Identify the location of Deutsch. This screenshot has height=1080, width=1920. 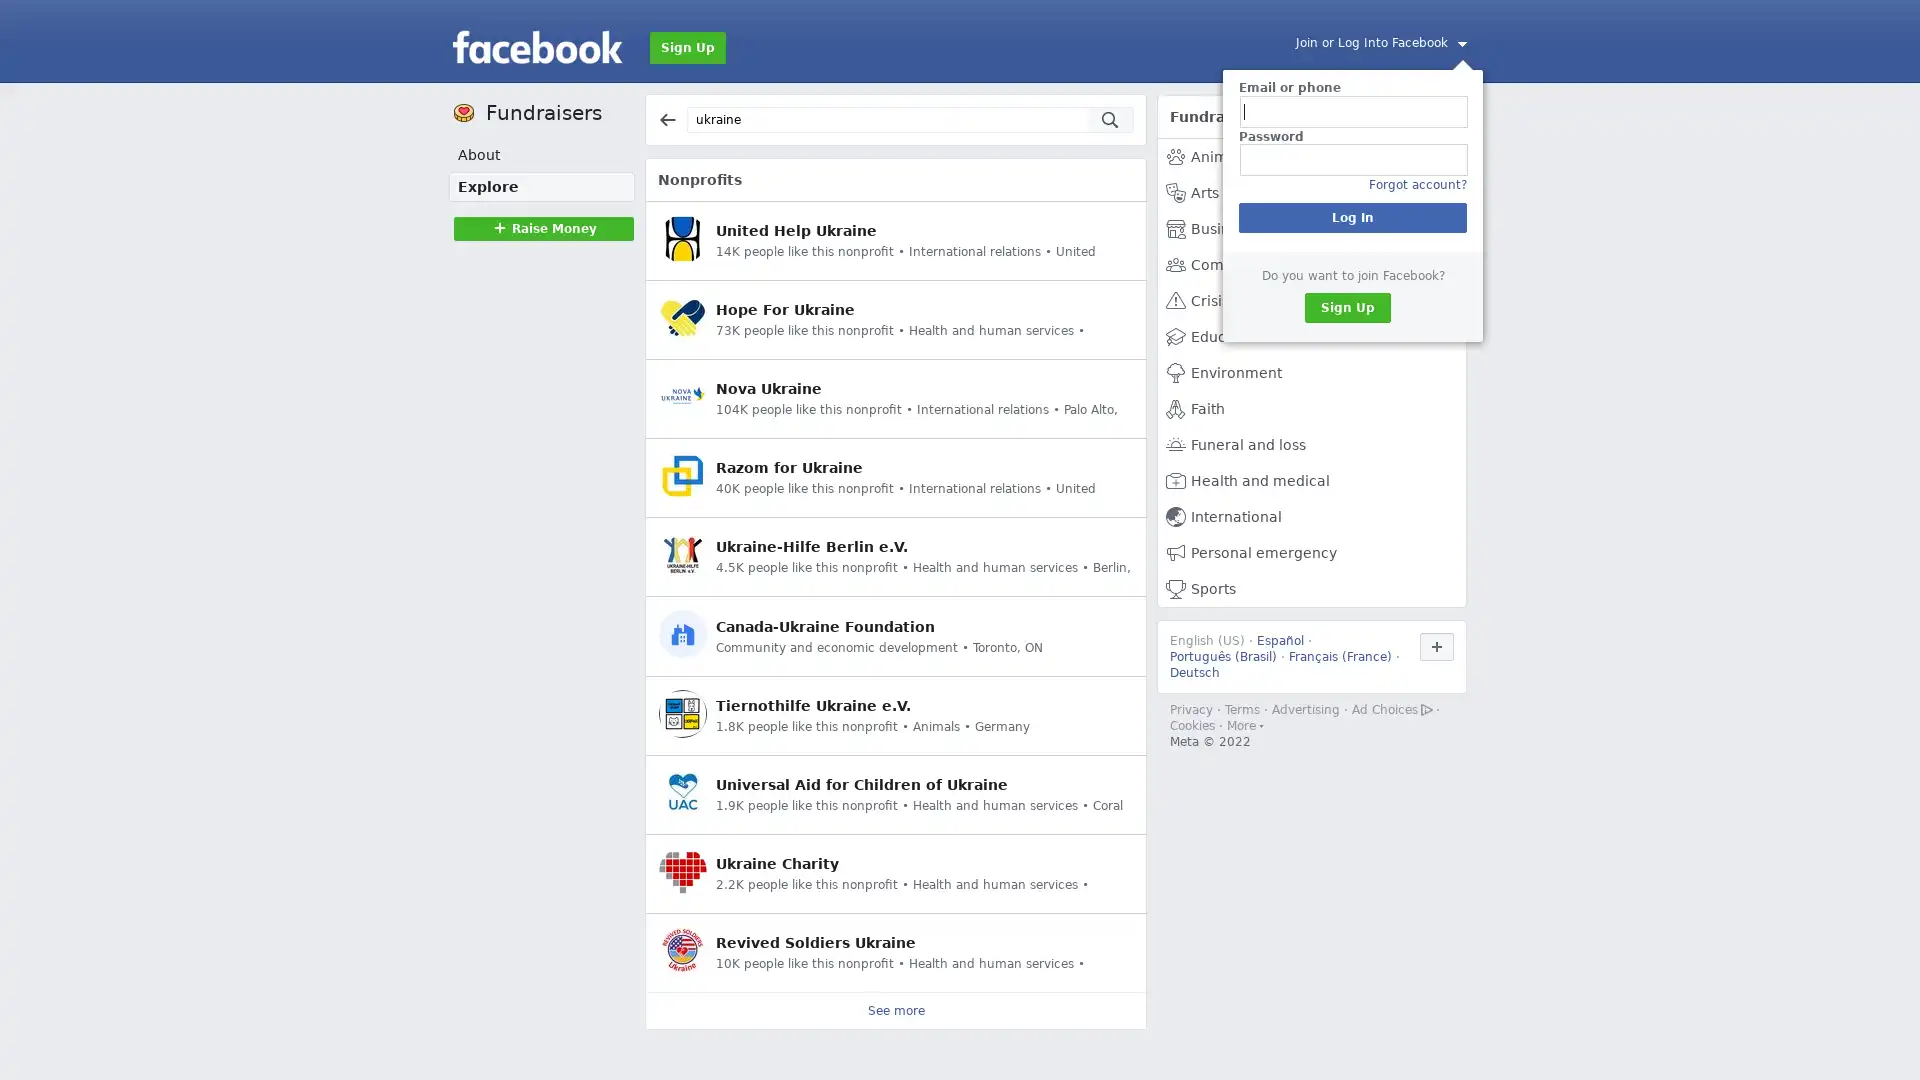
(1195, 672).